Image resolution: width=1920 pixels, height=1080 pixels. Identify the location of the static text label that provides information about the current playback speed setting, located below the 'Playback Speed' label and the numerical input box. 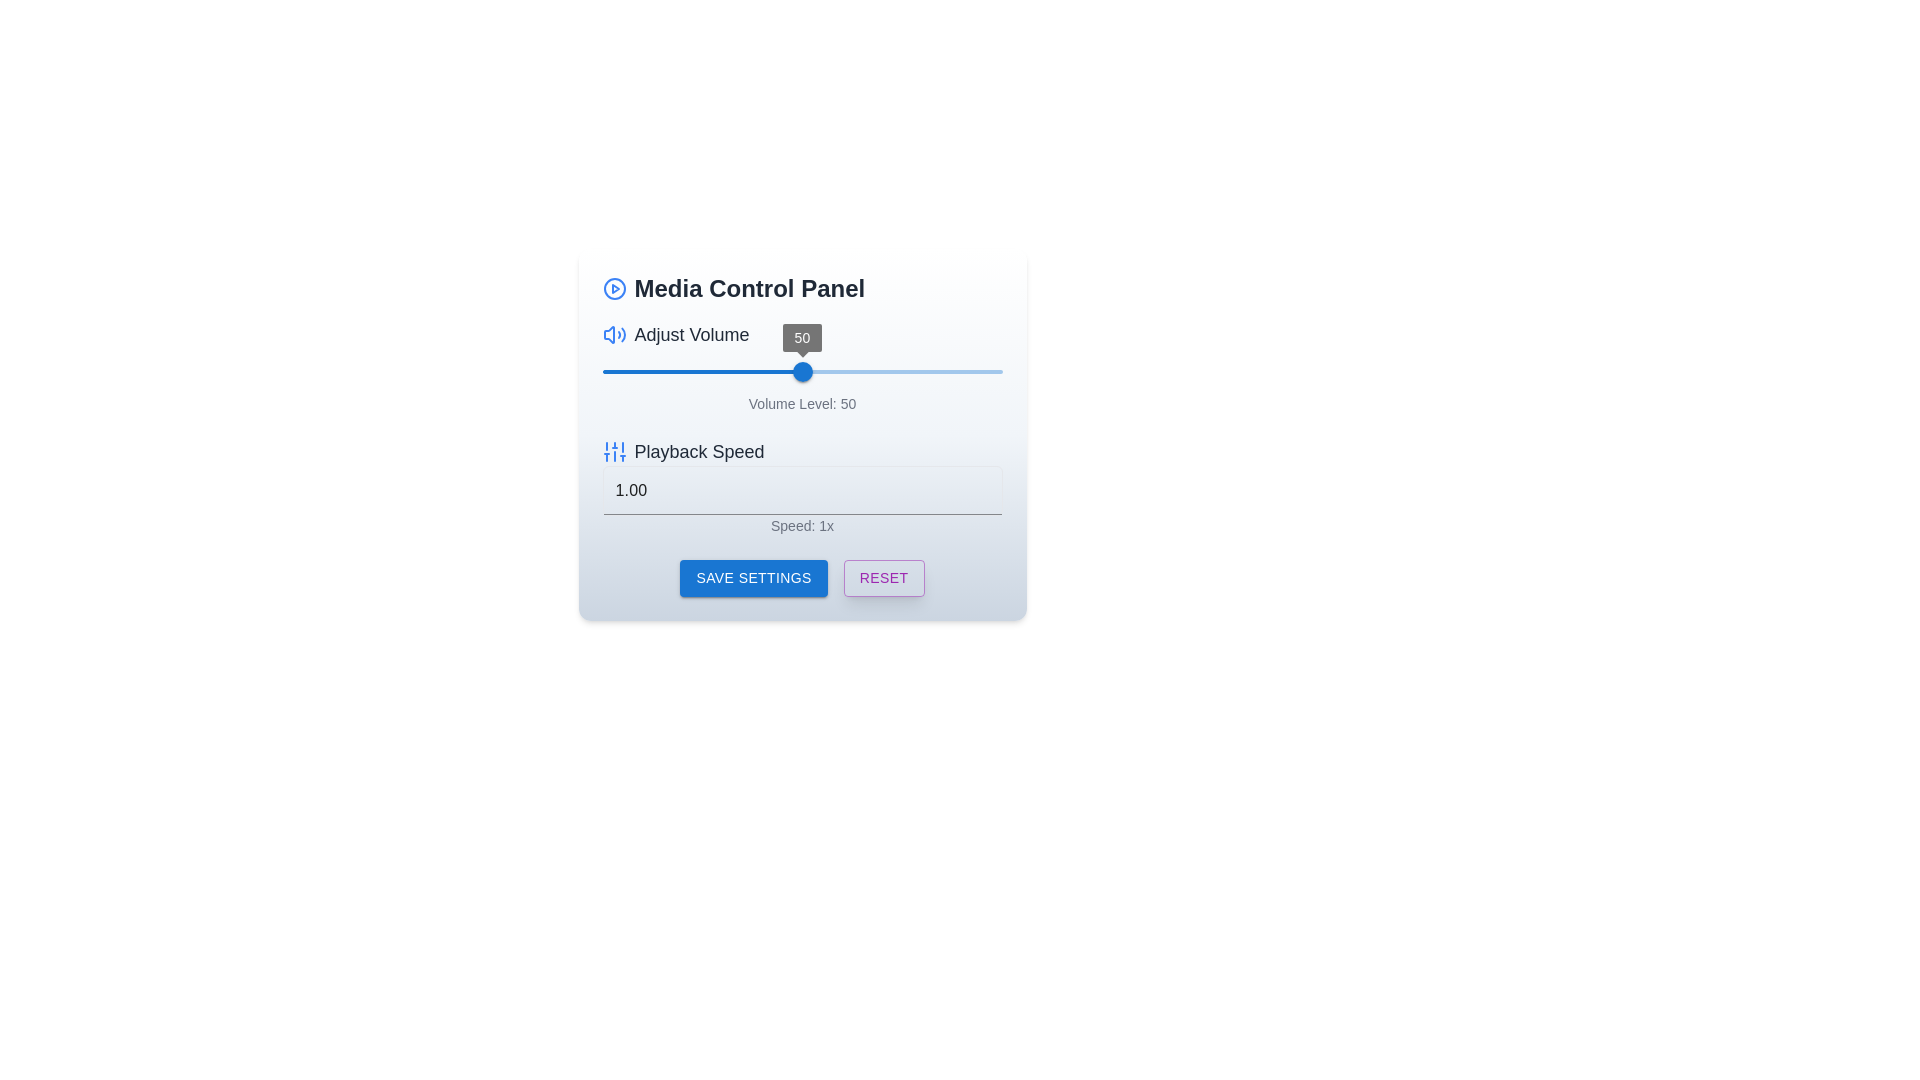
(802, 524).